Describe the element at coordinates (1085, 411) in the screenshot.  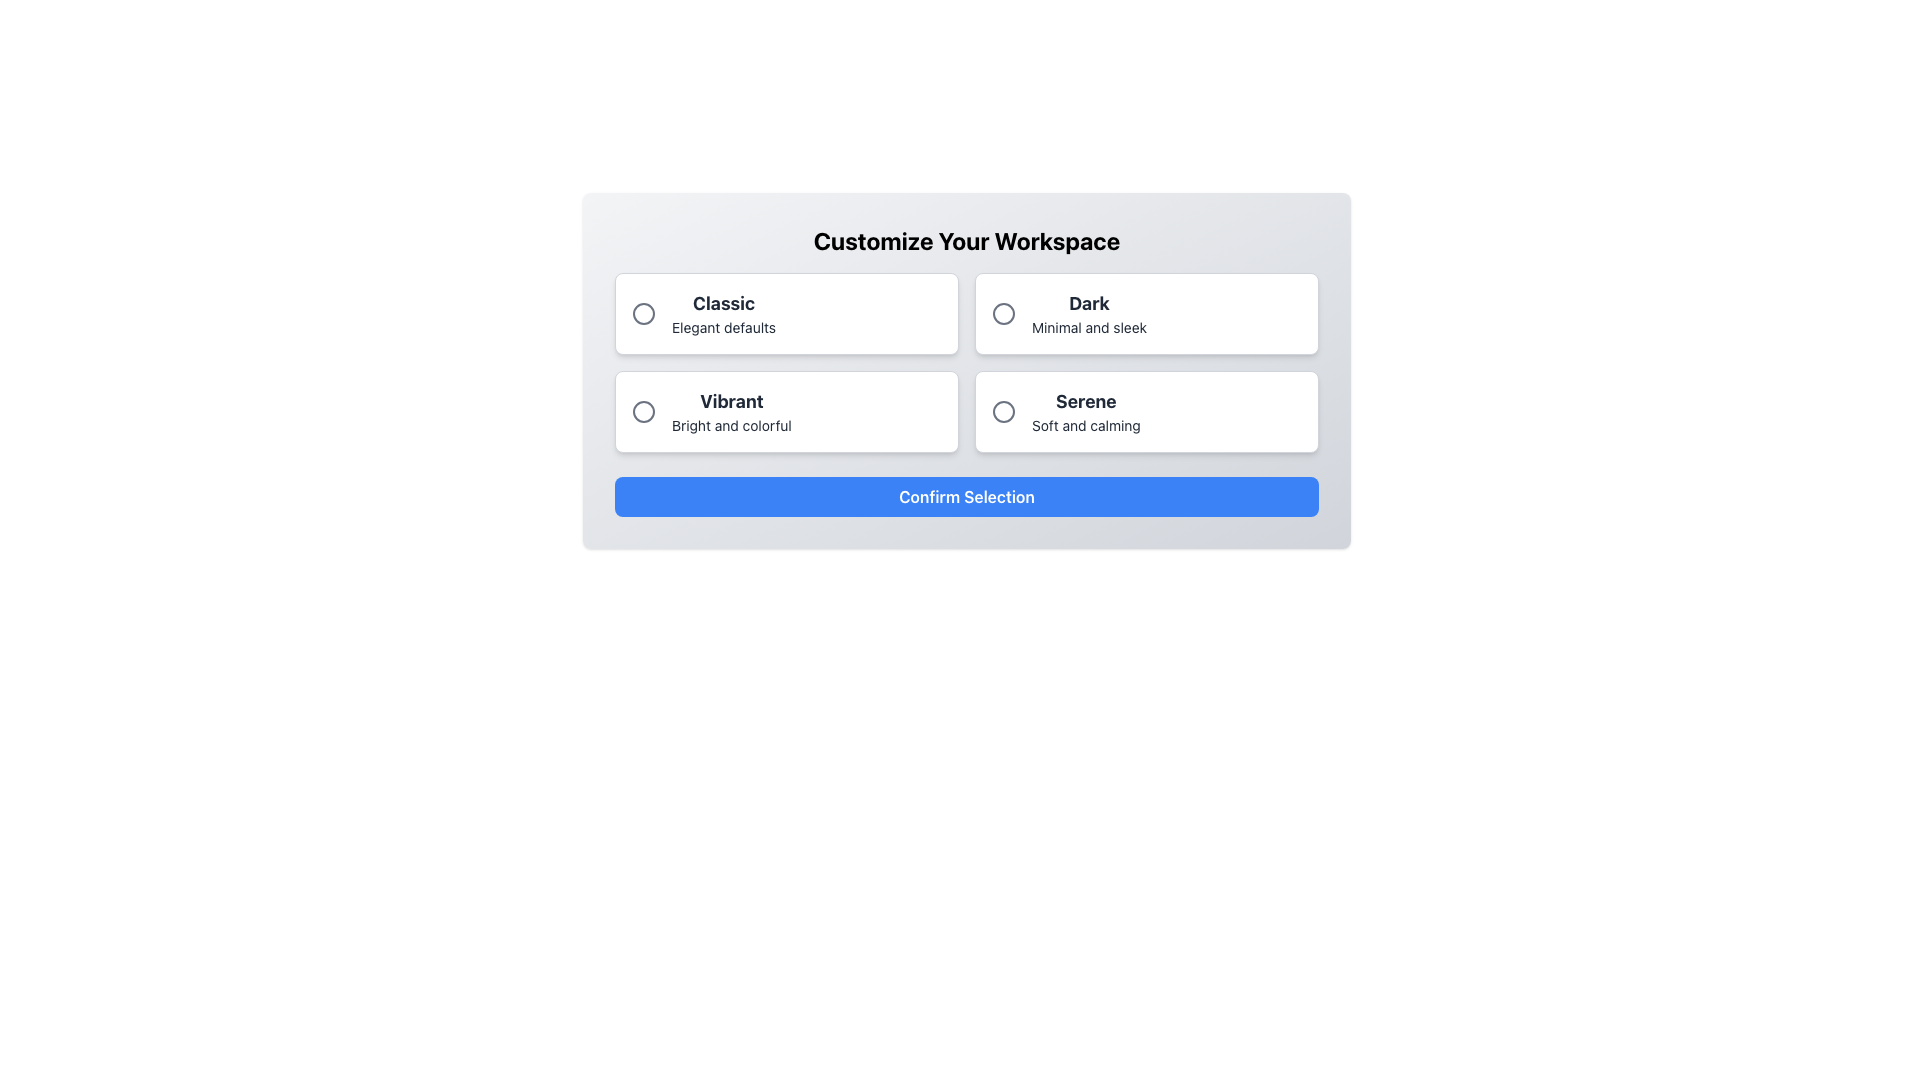
I see `text description of the 'Serene' customization option, which is the third option in the workspace customization choices, located in the bottom-right quadrant of the group` at that location.